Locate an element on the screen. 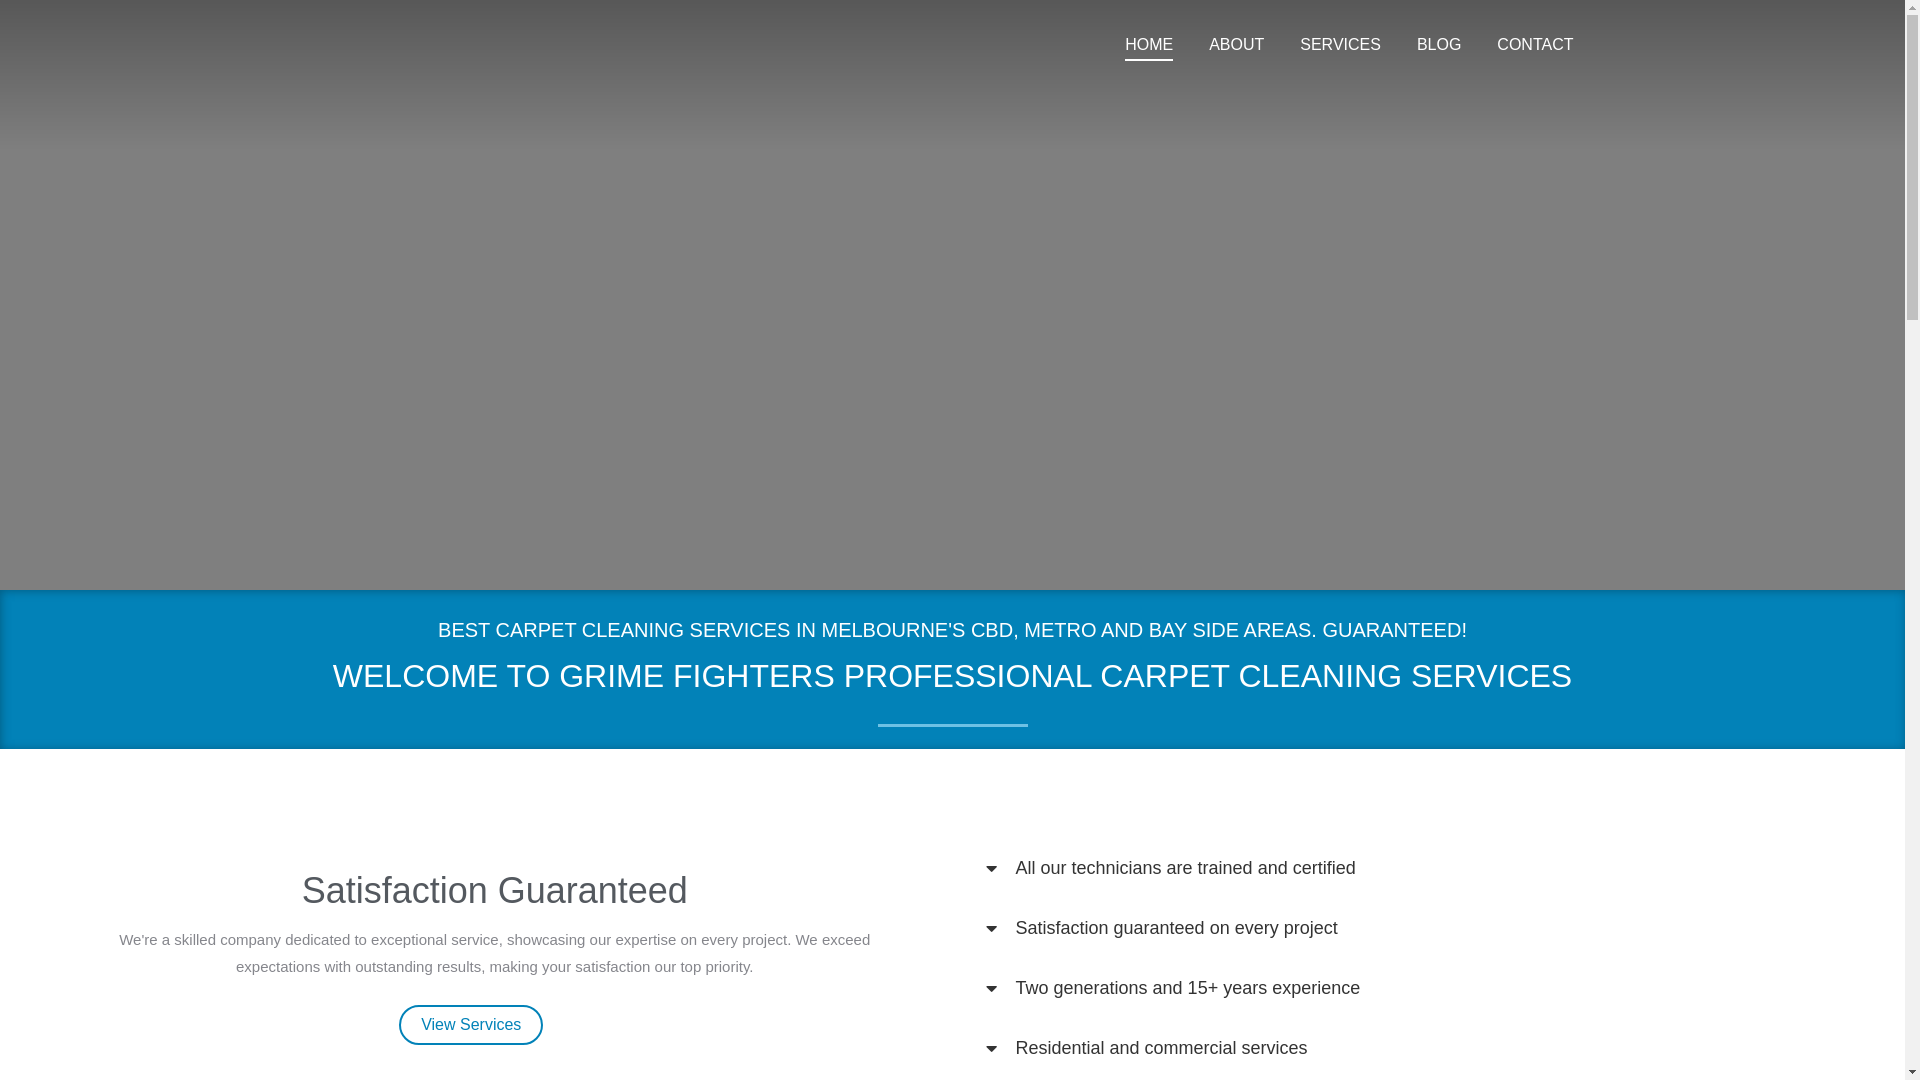 Image resolution: width=1920 pixels, height=1080 pixels. 'All our technicians are trained and certified' is located at coordinates (1185, 866).